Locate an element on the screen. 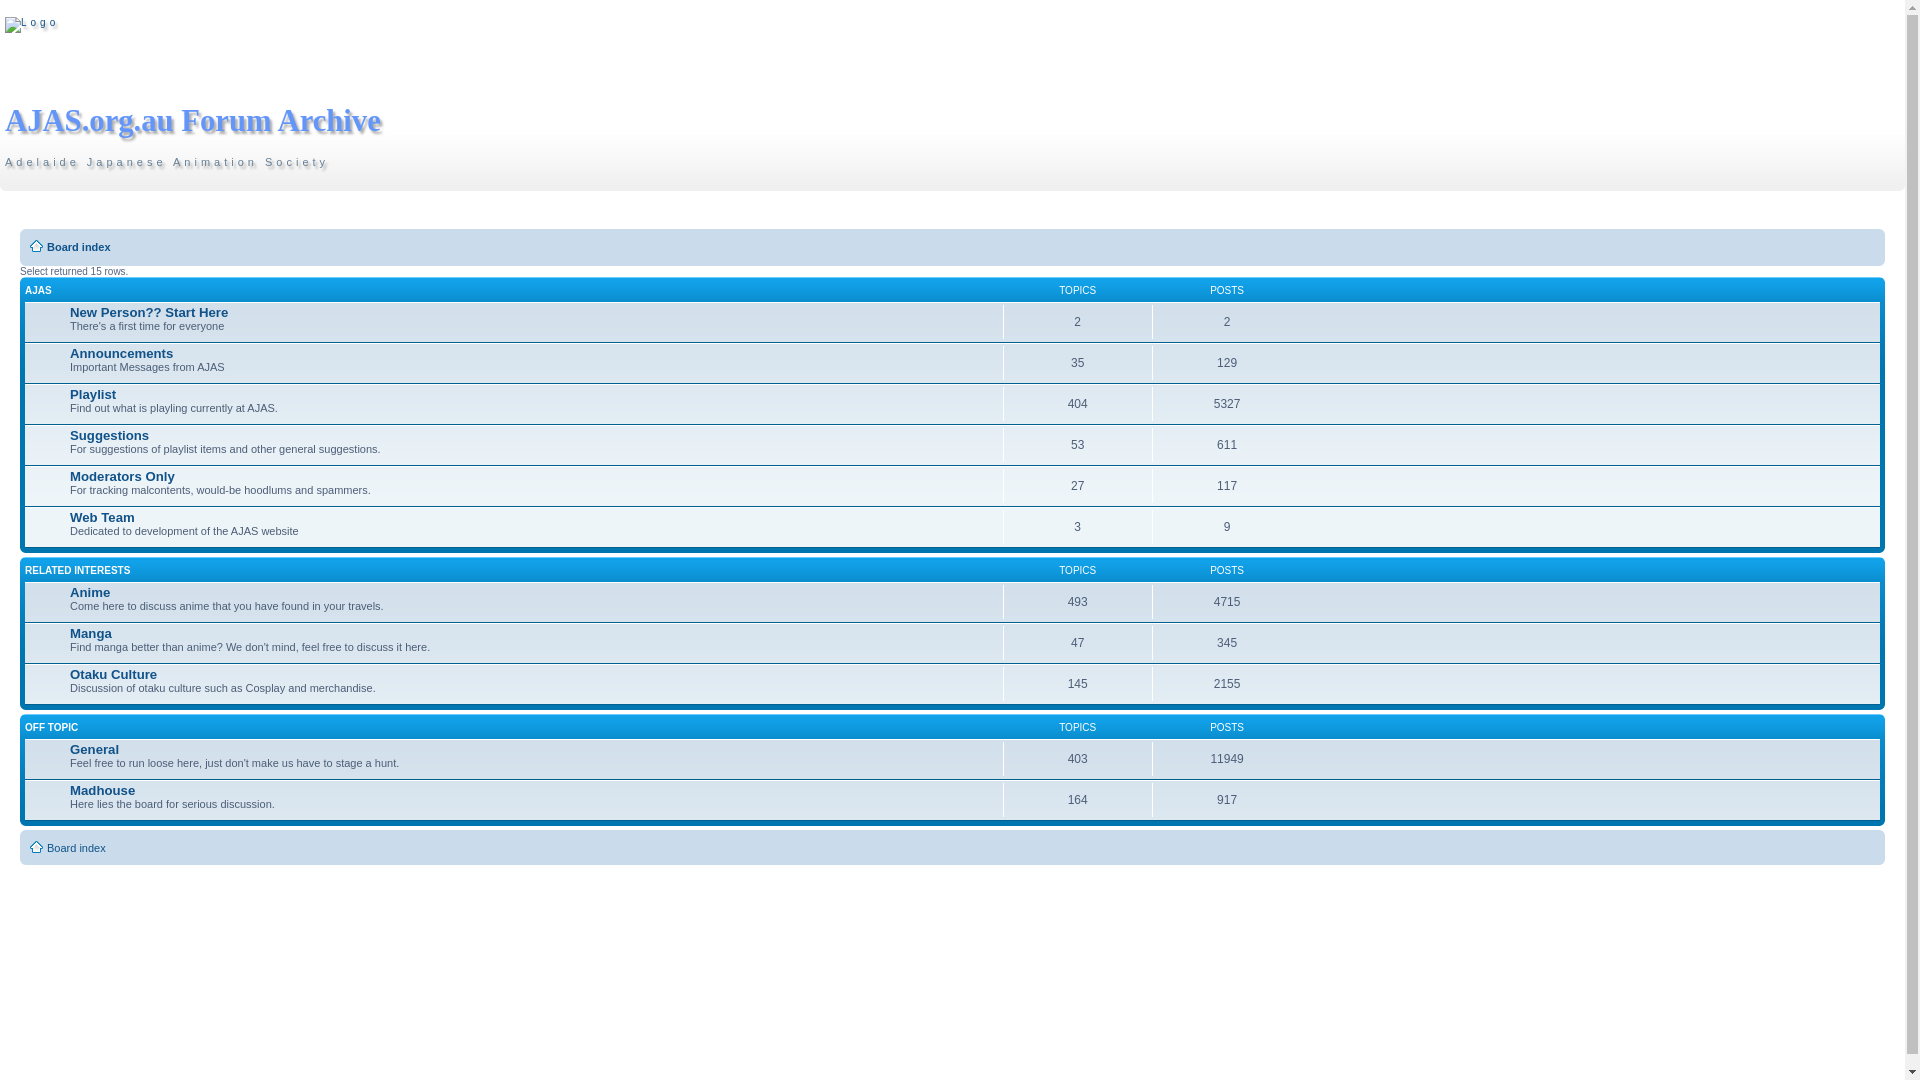 Image resolution: width=1920 pixels, height=1080 pixels. 'General' is located at coordinates (93, 749).